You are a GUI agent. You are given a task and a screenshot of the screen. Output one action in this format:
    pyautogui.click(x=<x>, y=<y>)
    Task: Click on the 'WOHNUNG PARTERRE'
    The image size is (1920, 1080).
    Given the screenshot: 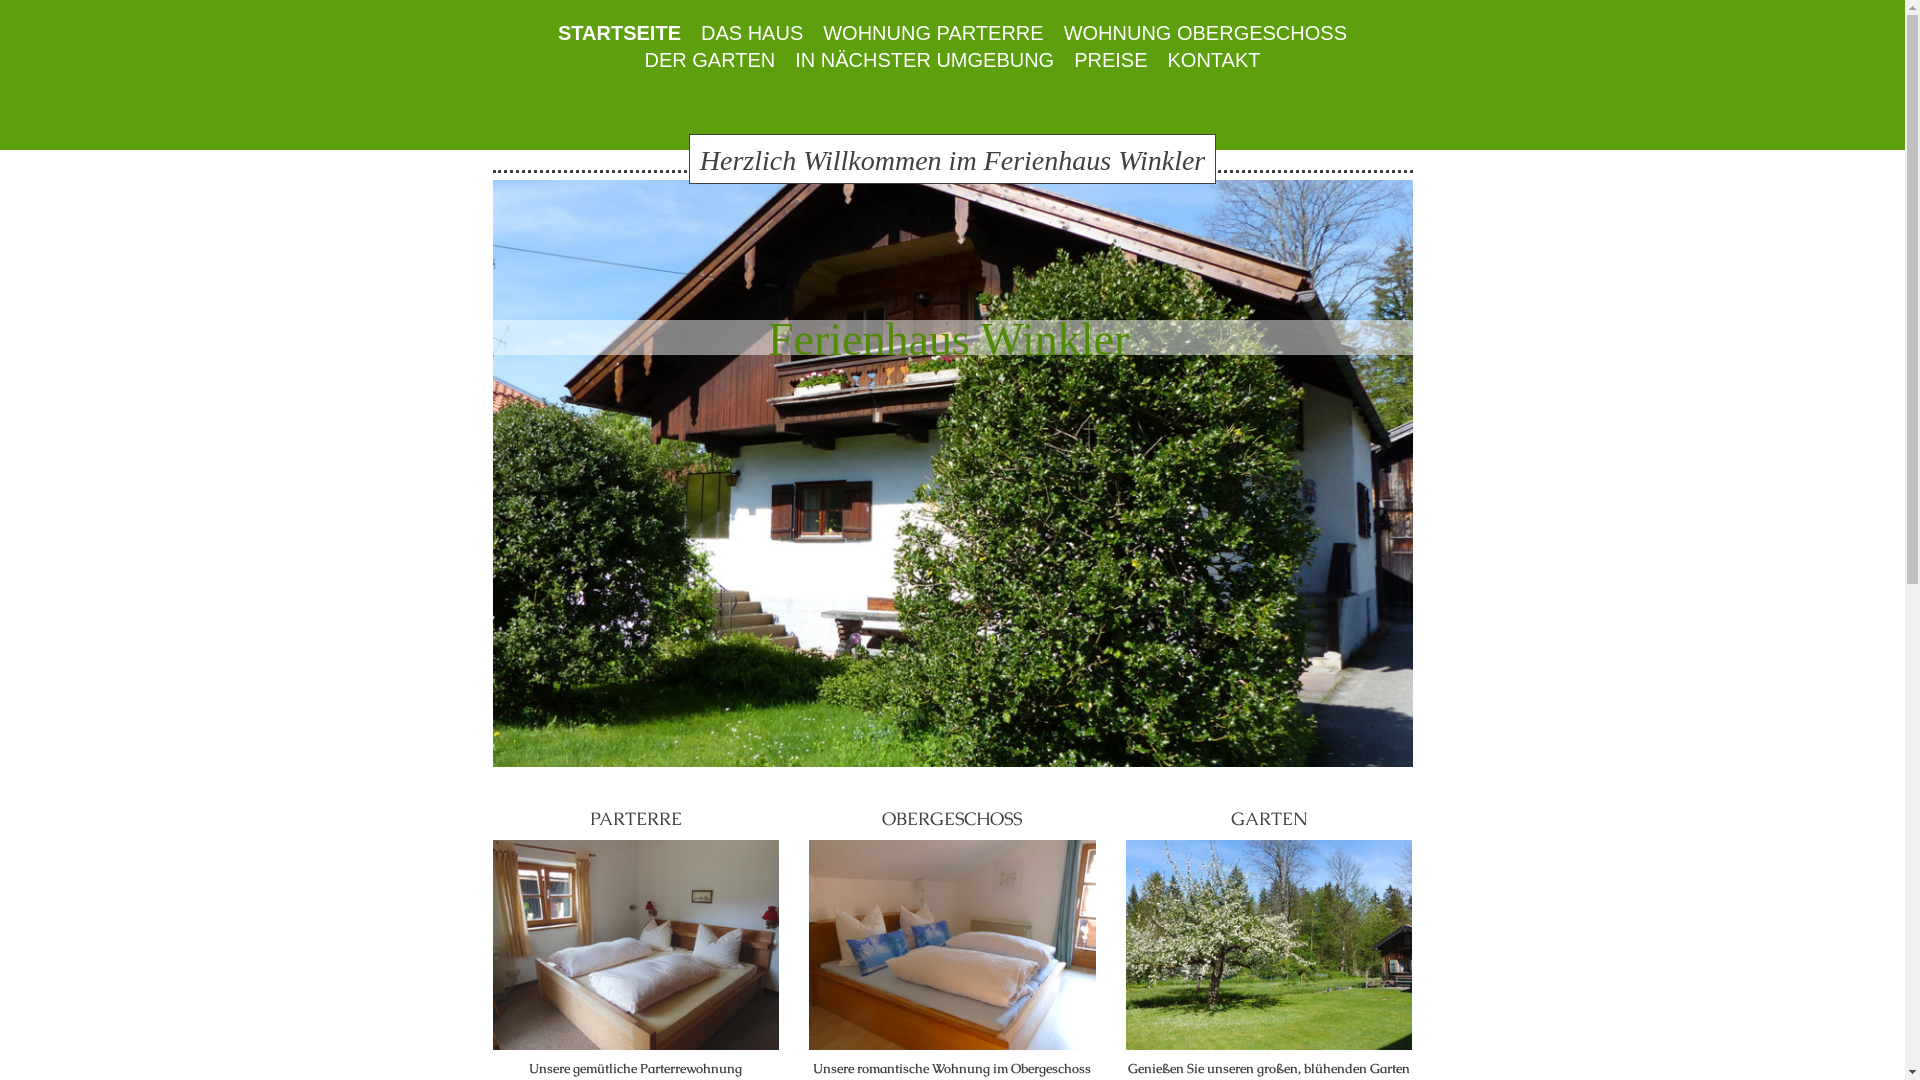 What is the action you would take?
    pyautogui.click(x=931, y=33)
    